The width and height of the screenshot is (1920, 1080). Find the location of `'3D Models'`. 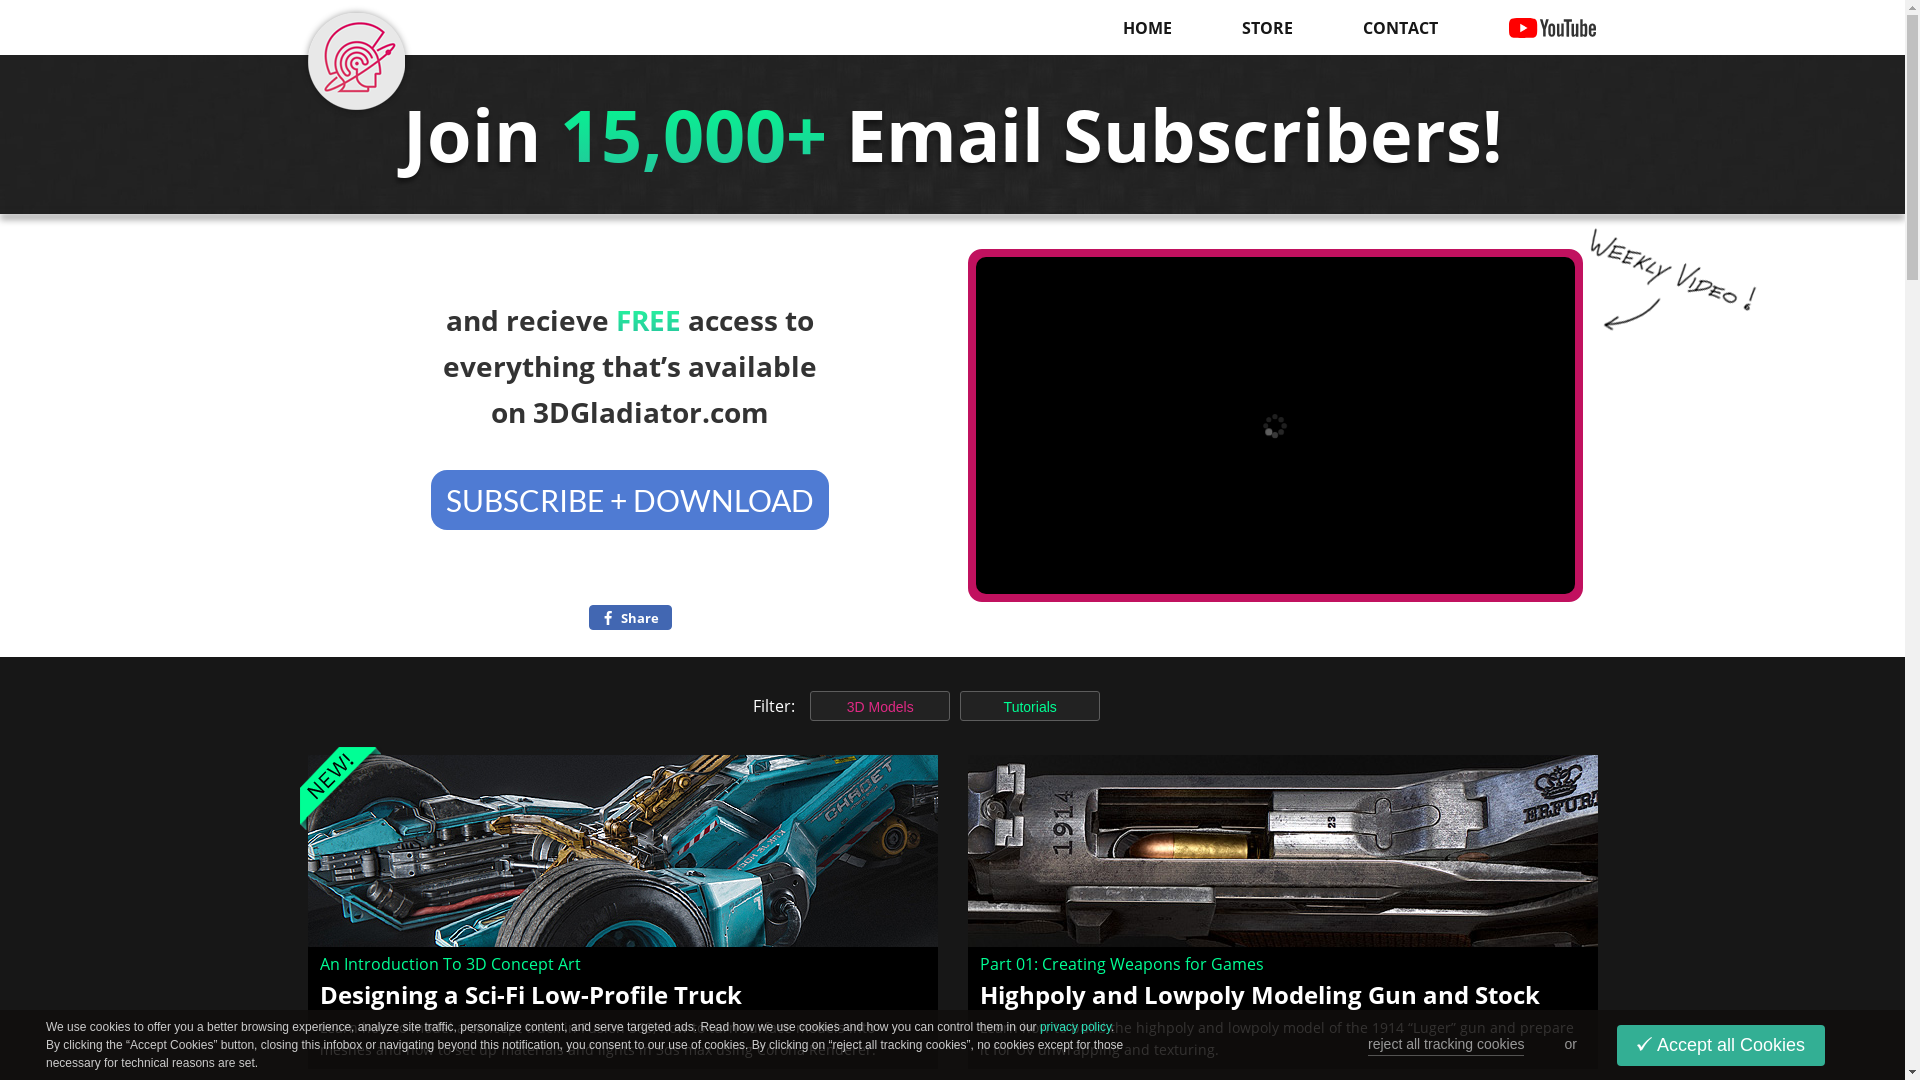

'3D Models' is located at coordinates (879, 704).